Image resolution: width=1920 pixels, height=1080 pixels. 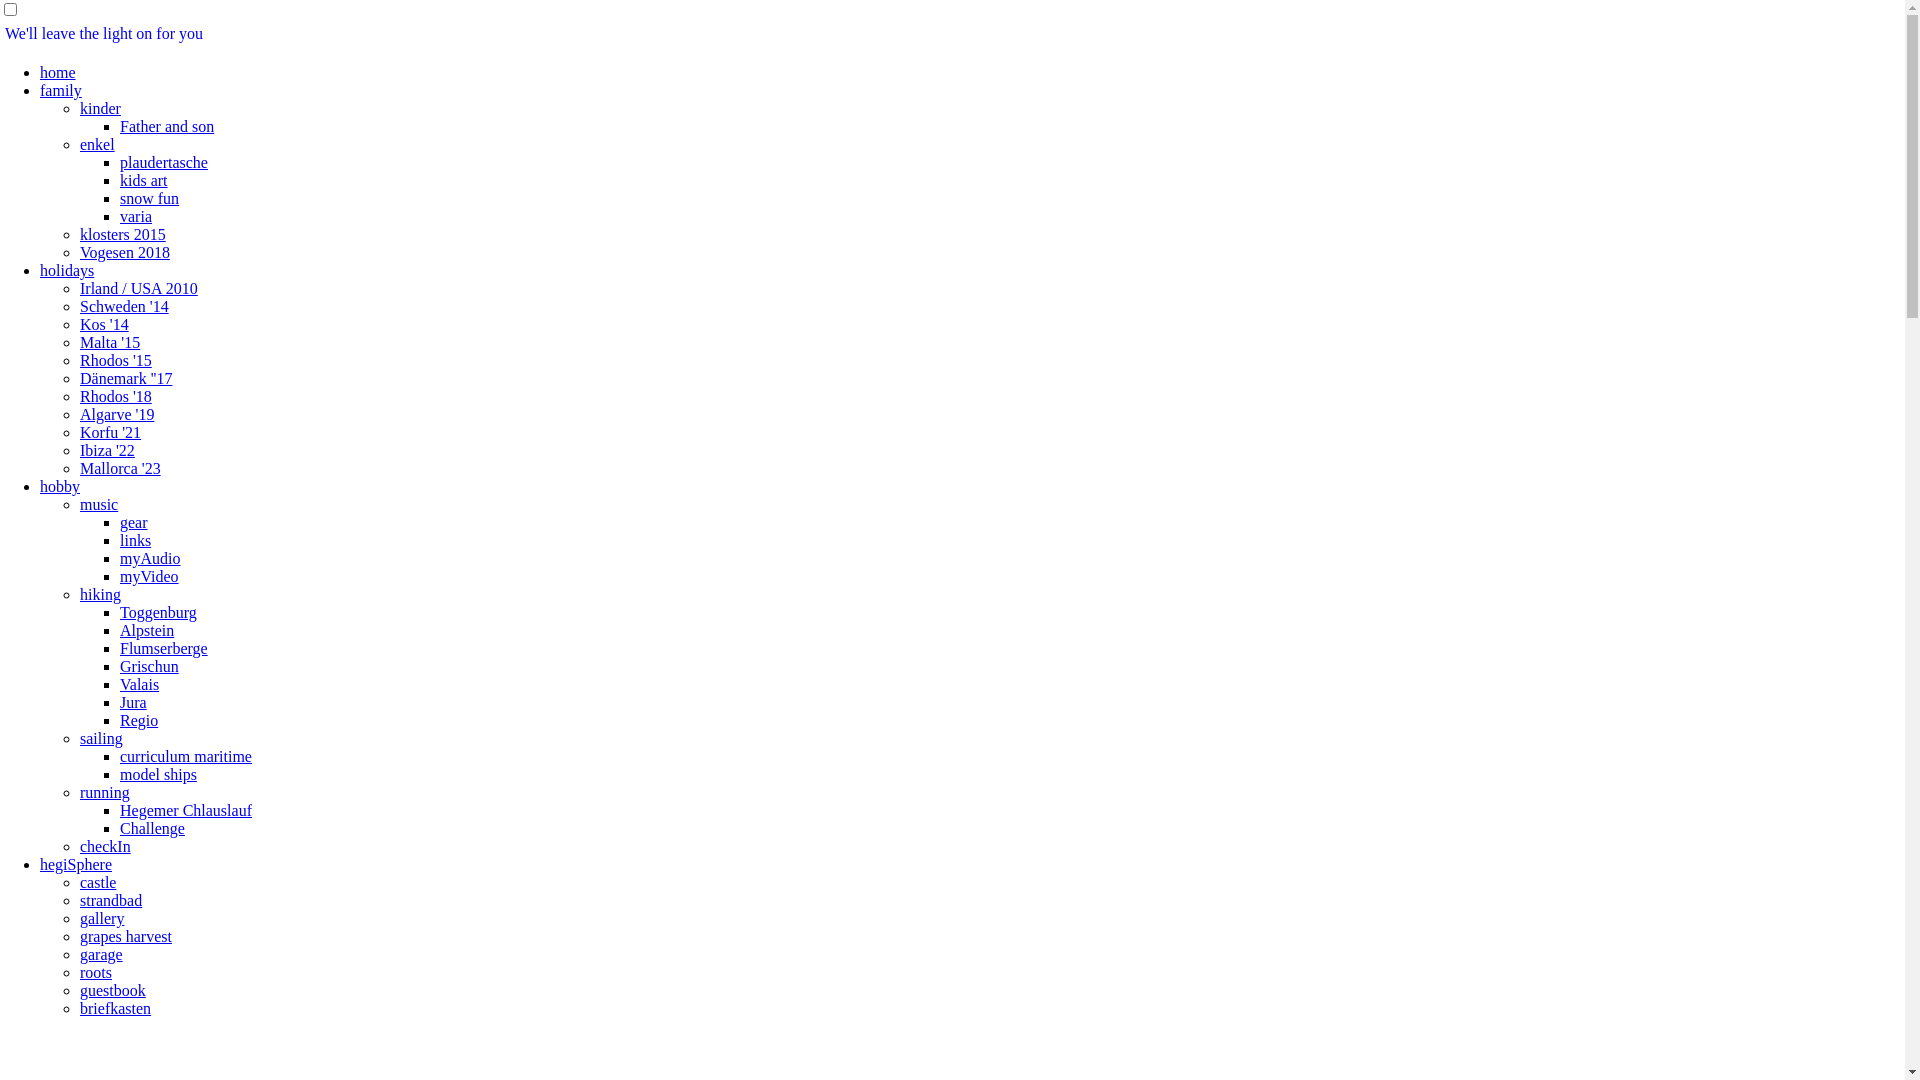 I want to click on 'myVideo', so click(x=148, y=576).